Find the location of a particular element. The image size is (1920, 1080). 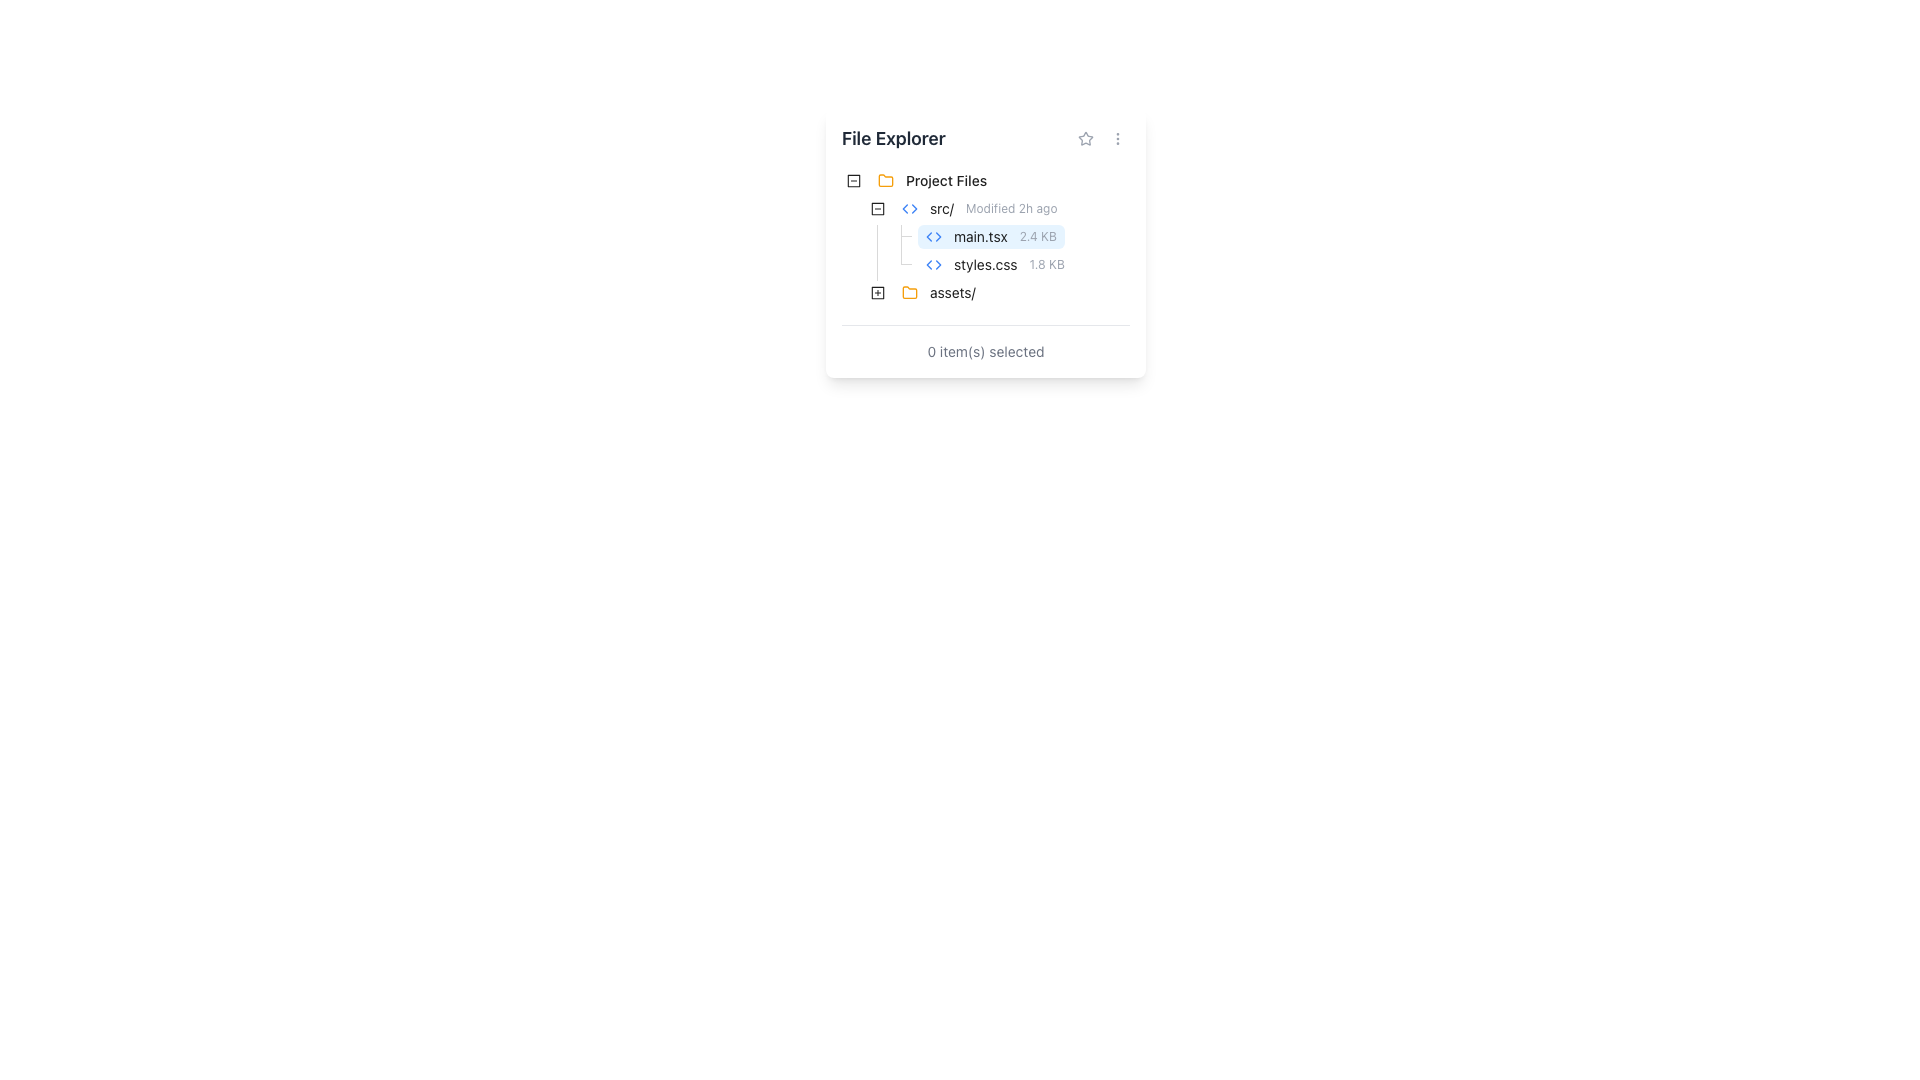

the 'assets/' directory in the file explorer is located at coordinates (937, 293).